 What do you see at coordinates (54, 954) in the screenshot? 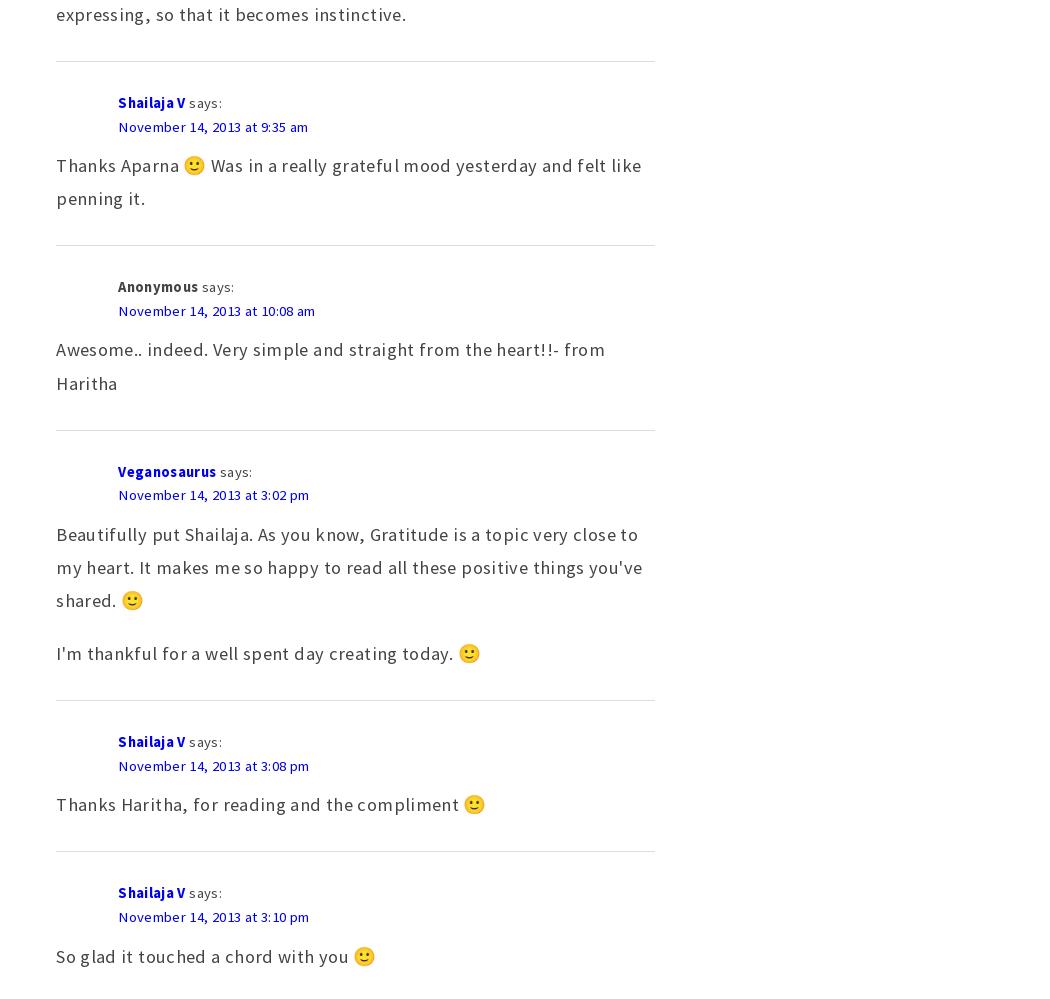
I see `'So glad it touched a chord with you 🙂'` at bounding box center [54, 954].